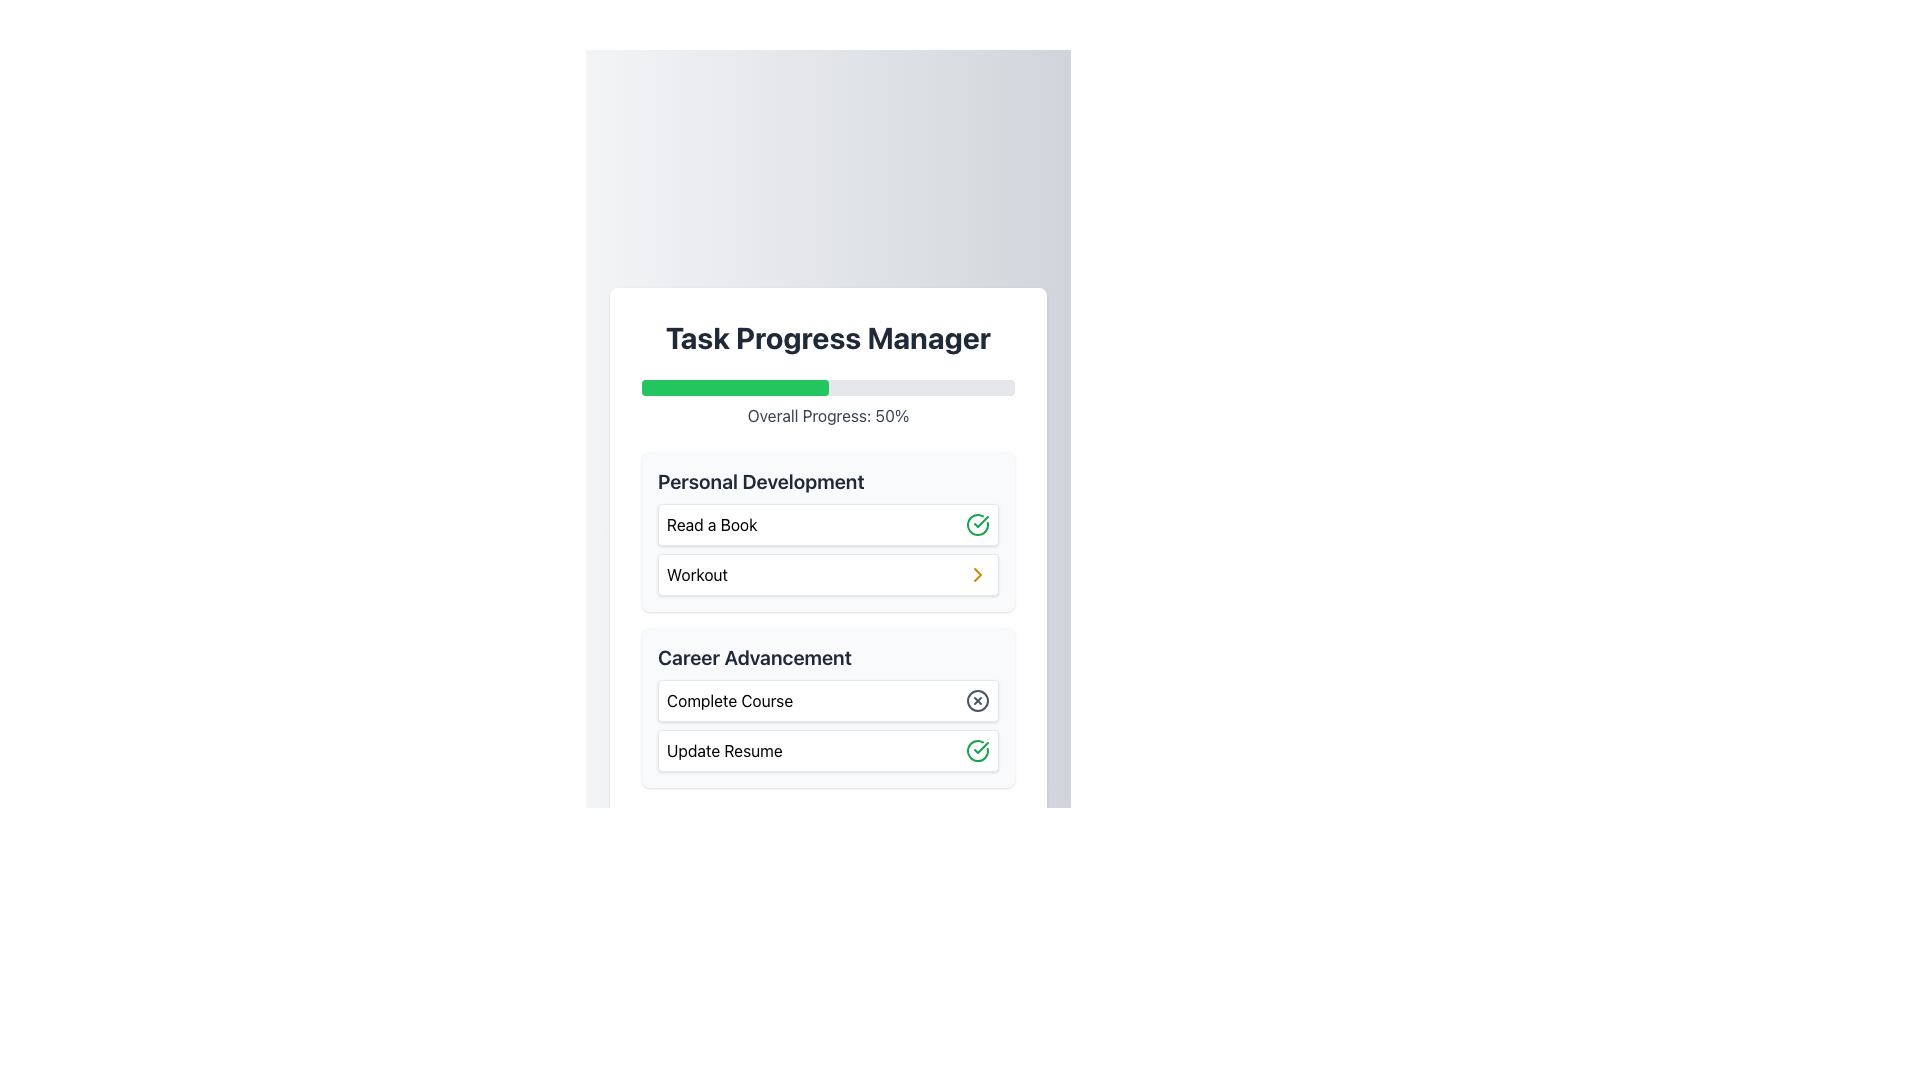 This screenshot has height=1080, width=1920. What do you see at coordinates (828, 337) in the screenshot?
I see `the 'Task Progress Manager' text header, which is styled in bold and large dark gray font, located at the top of the interface` at bounding box center [828, 337].